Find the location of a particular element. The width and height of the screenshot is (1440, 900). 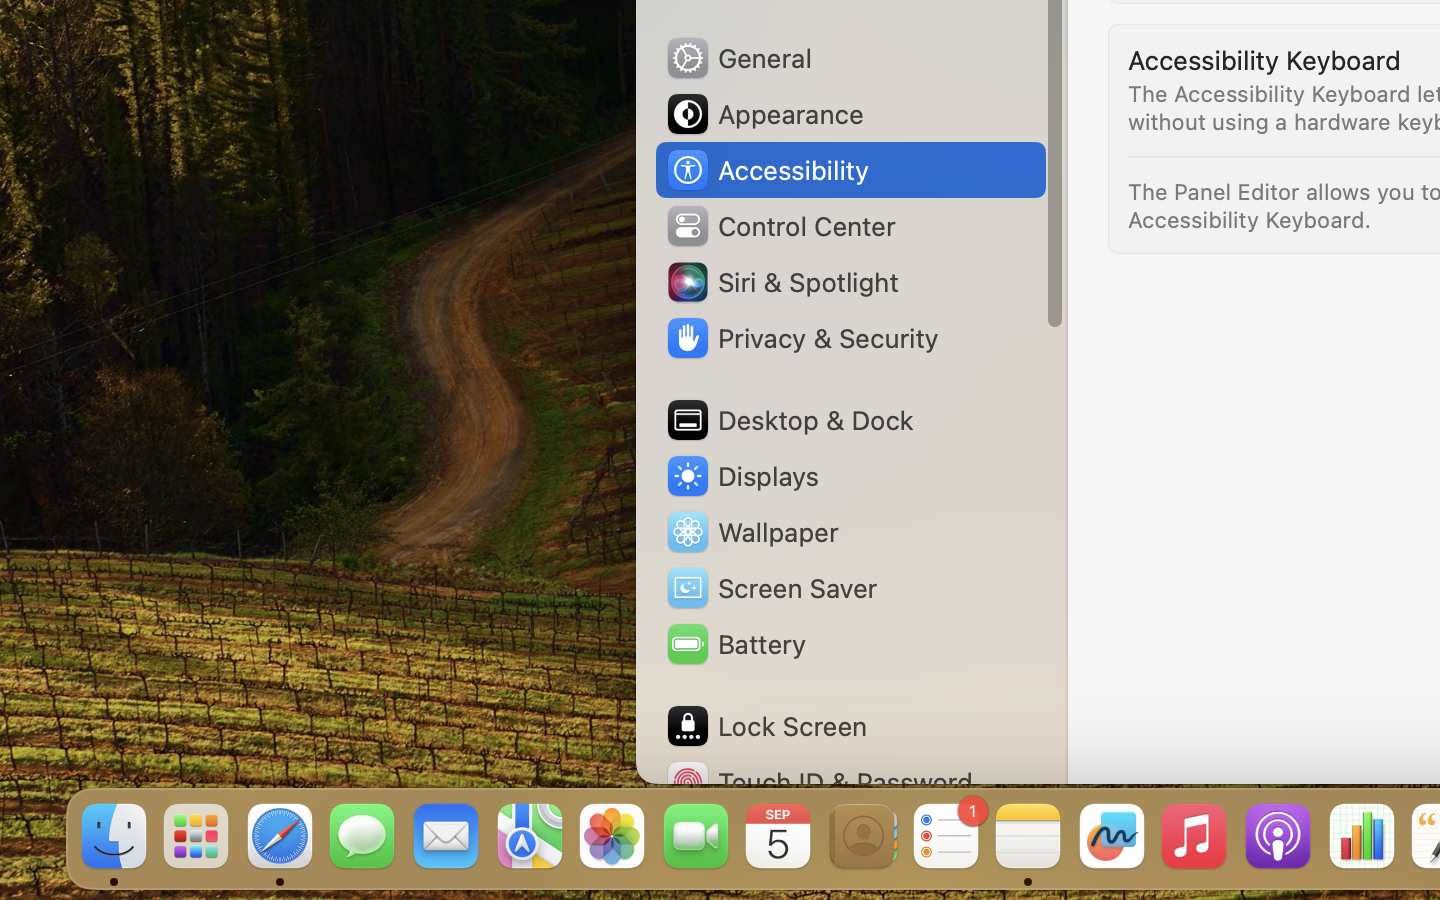

'Displays' is located at coordinates (741, 475).